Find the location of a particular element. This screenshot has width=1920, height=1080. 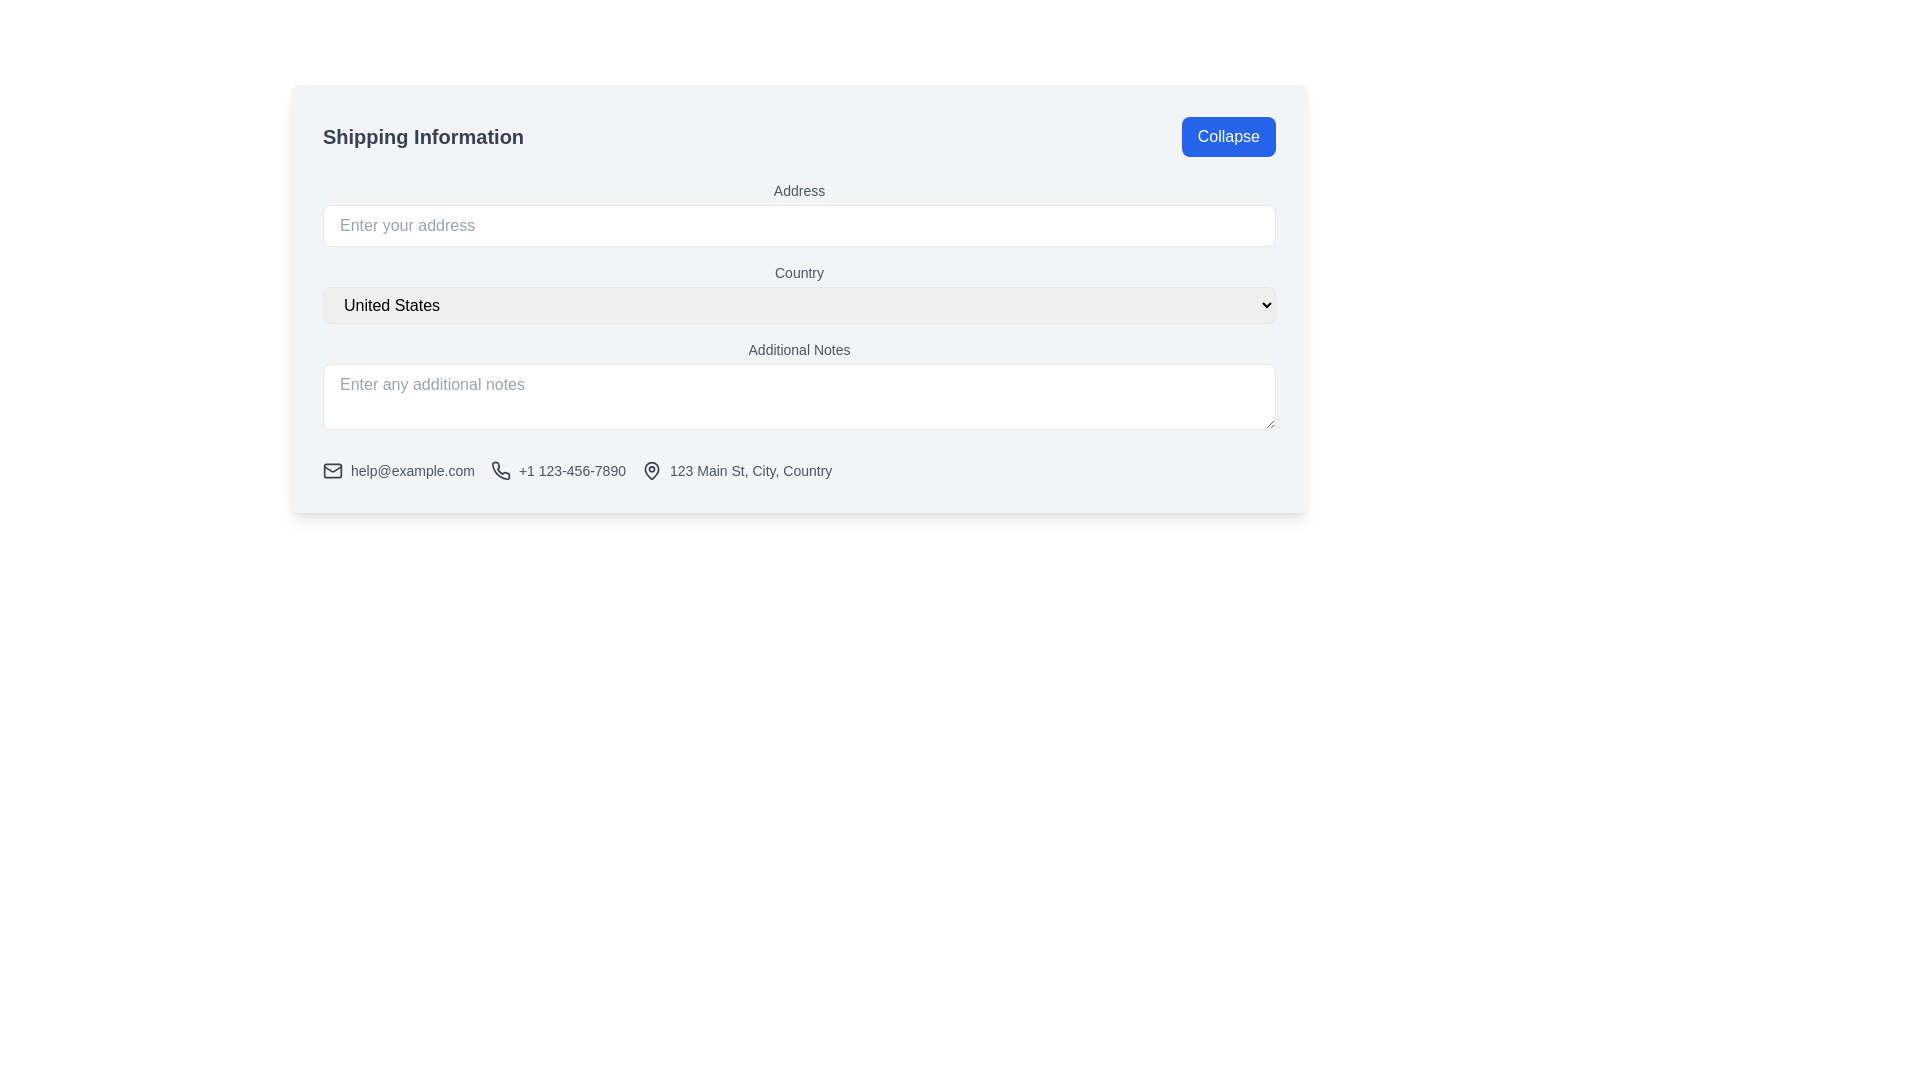

the 'Additional Notes' text label, which is styled in a smaller-sized, medium-weight font with a light gray color, positioned above a multi-line input field in the form layout is located at coordinates (798, 349).